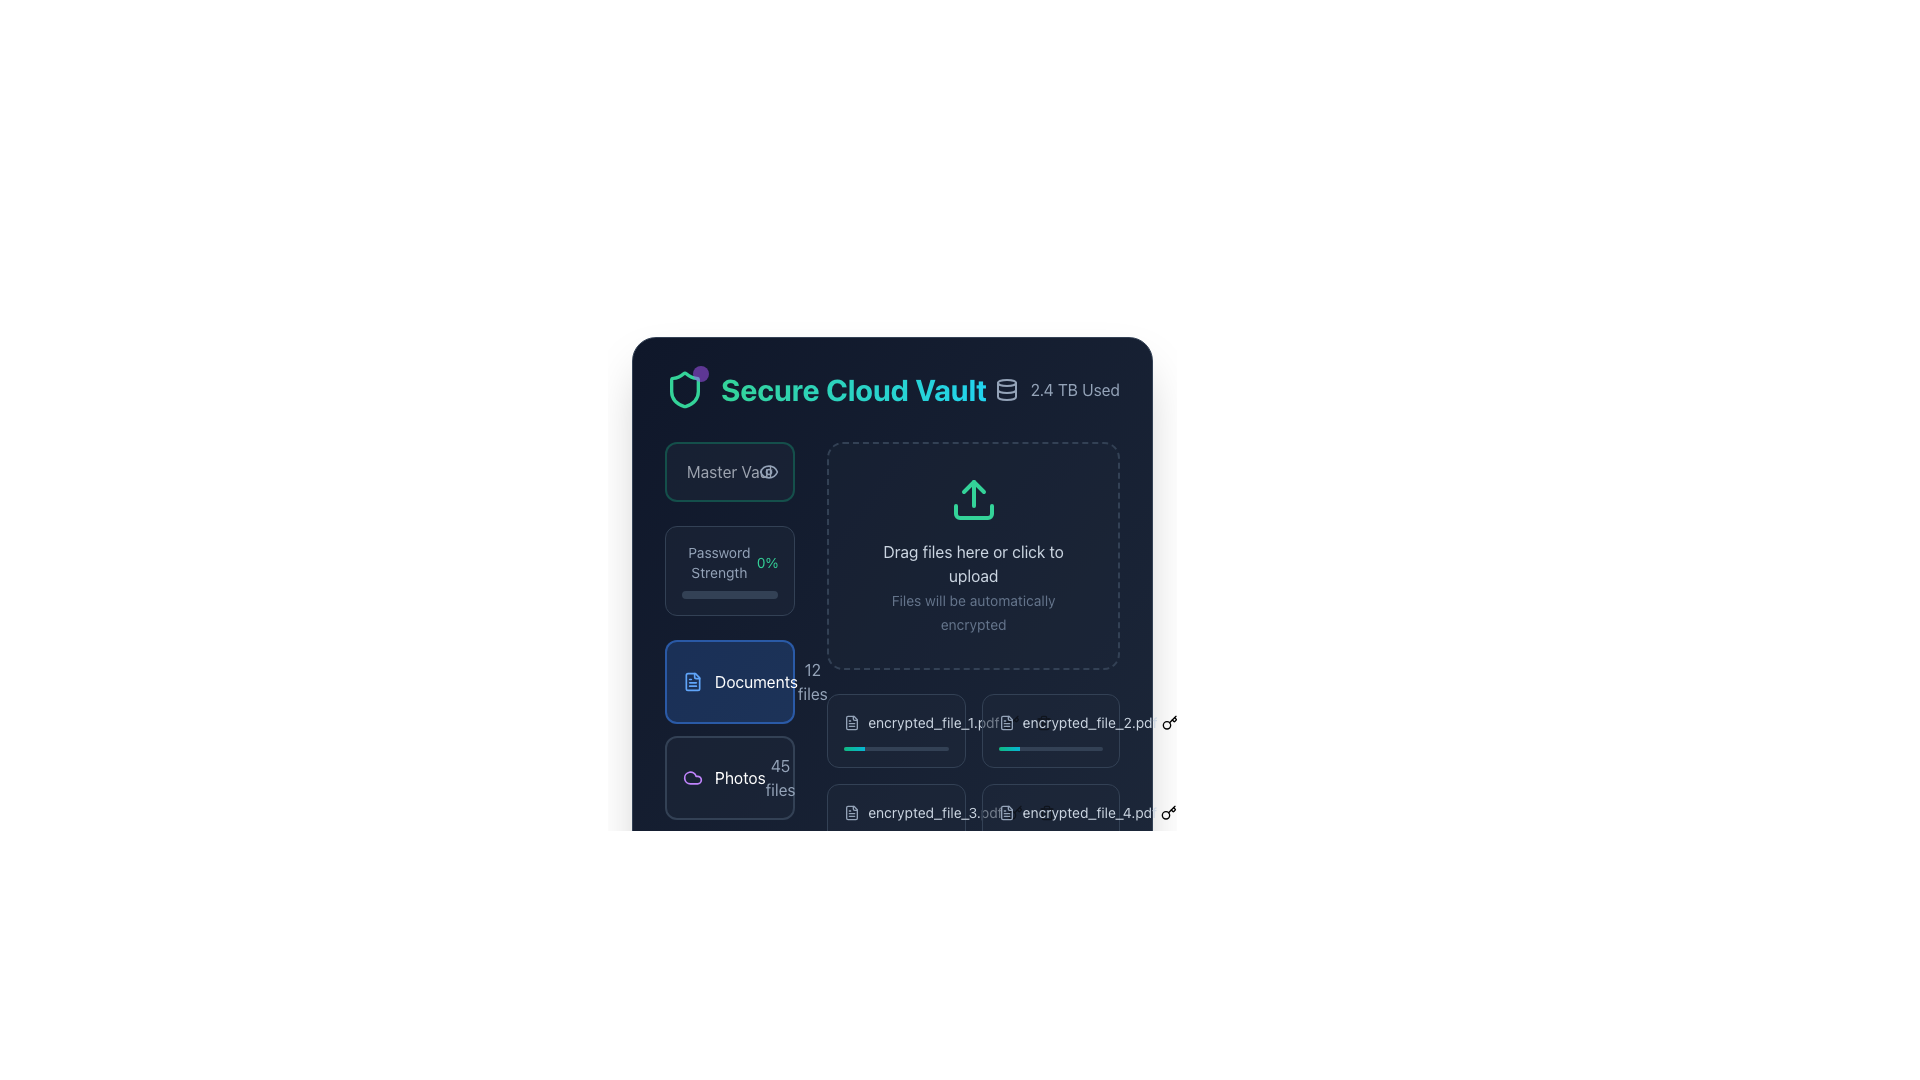 The height and width of the screenshot is (1080, 1920). I want to click on the file icon representing 'encrypted_file_1.pdf', which is a small document icon located to the left of the text displaying the file name, so click(852, 722).